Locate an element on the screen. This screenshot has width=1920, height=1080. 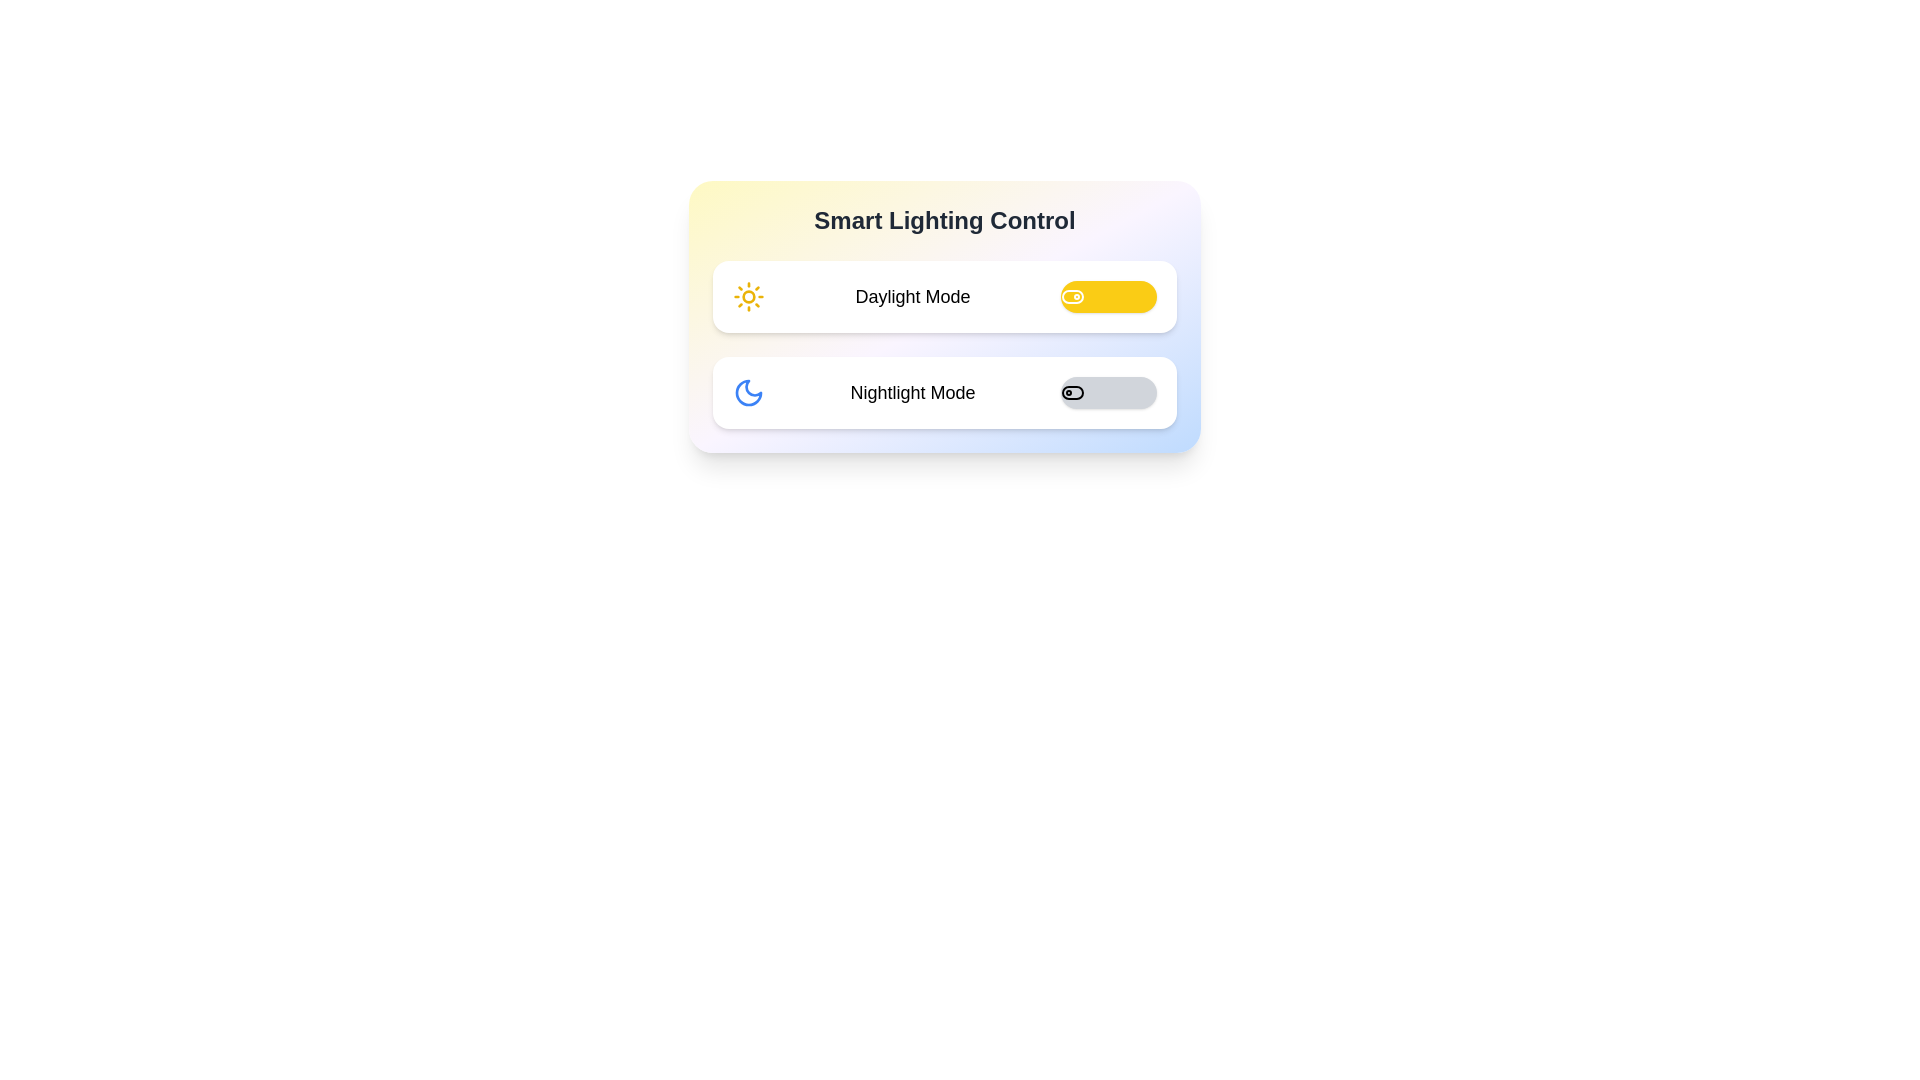
the static background of the toggle switch for the 'Daylight Mode' option is located at coordinates (1072, 297).